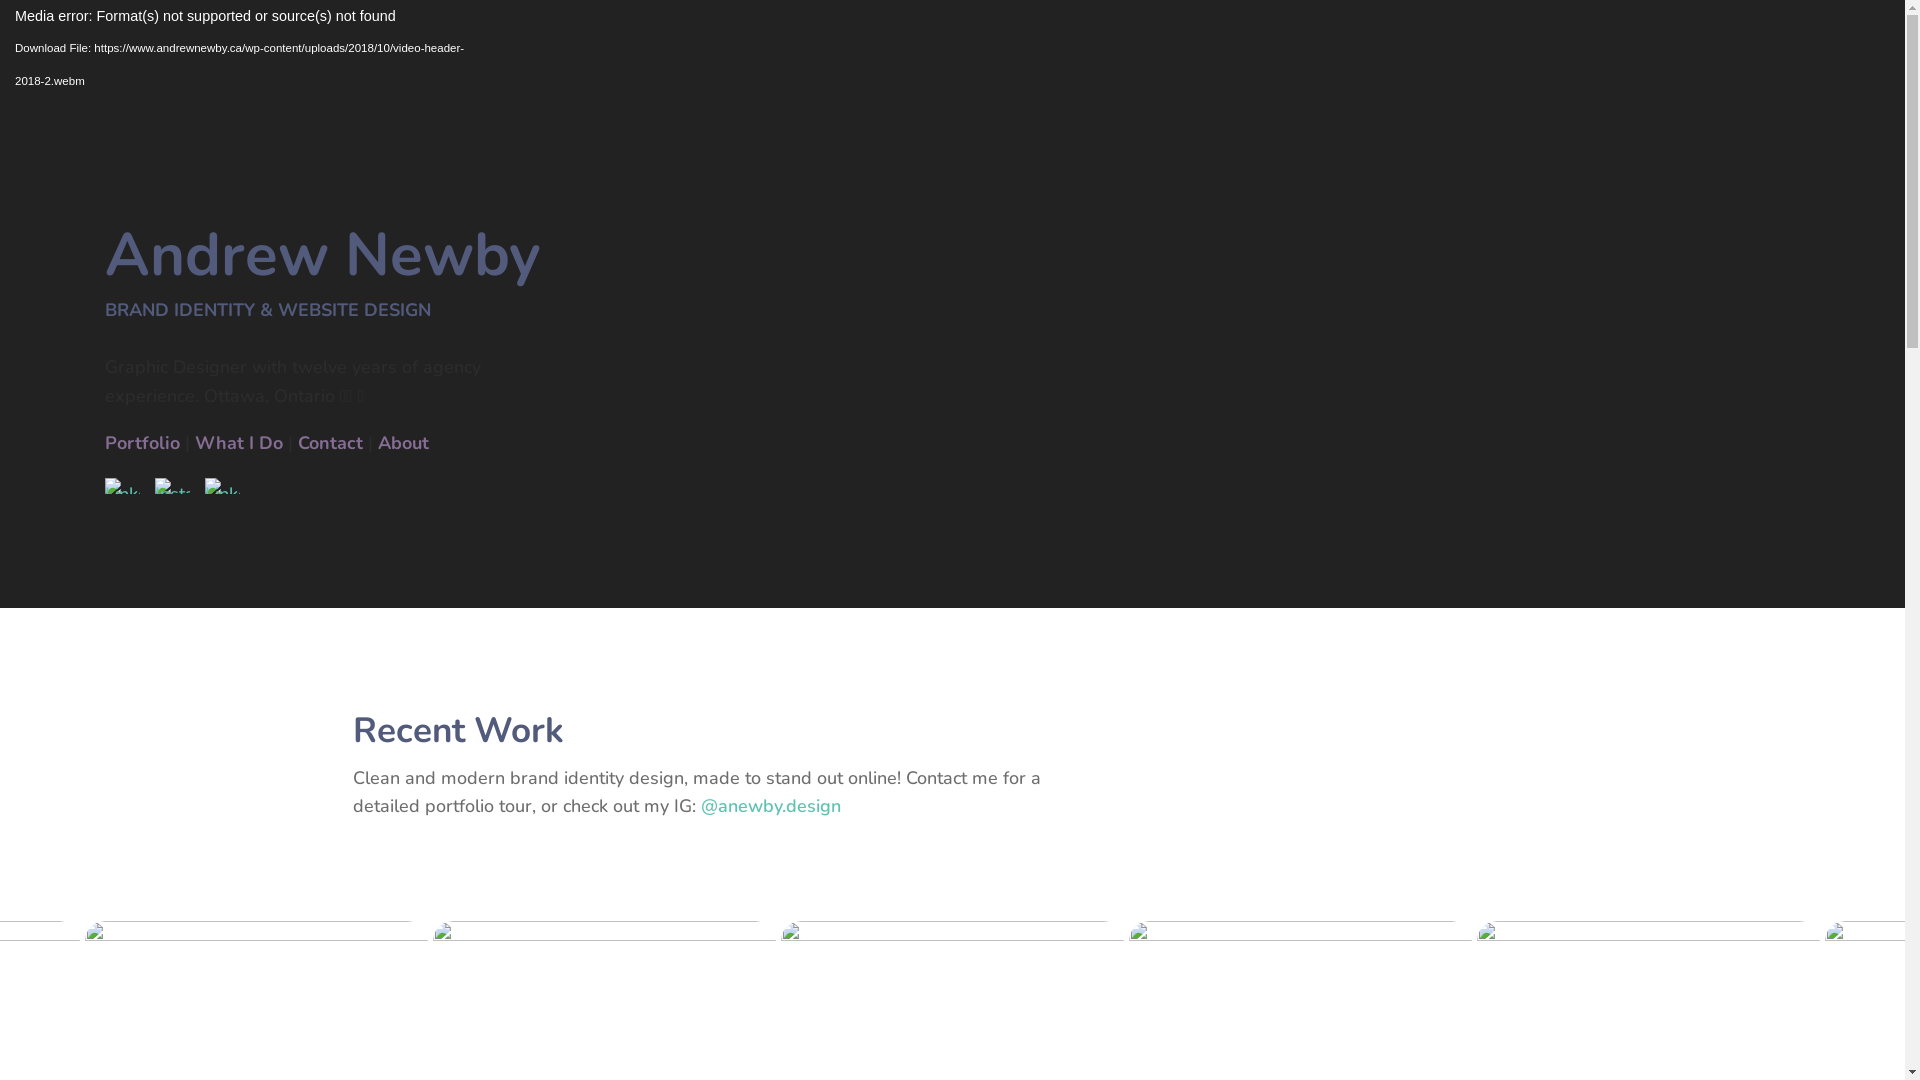 This screenshot has height=1080, width=1920. I want to click on 'Contact', so click(330, 442).